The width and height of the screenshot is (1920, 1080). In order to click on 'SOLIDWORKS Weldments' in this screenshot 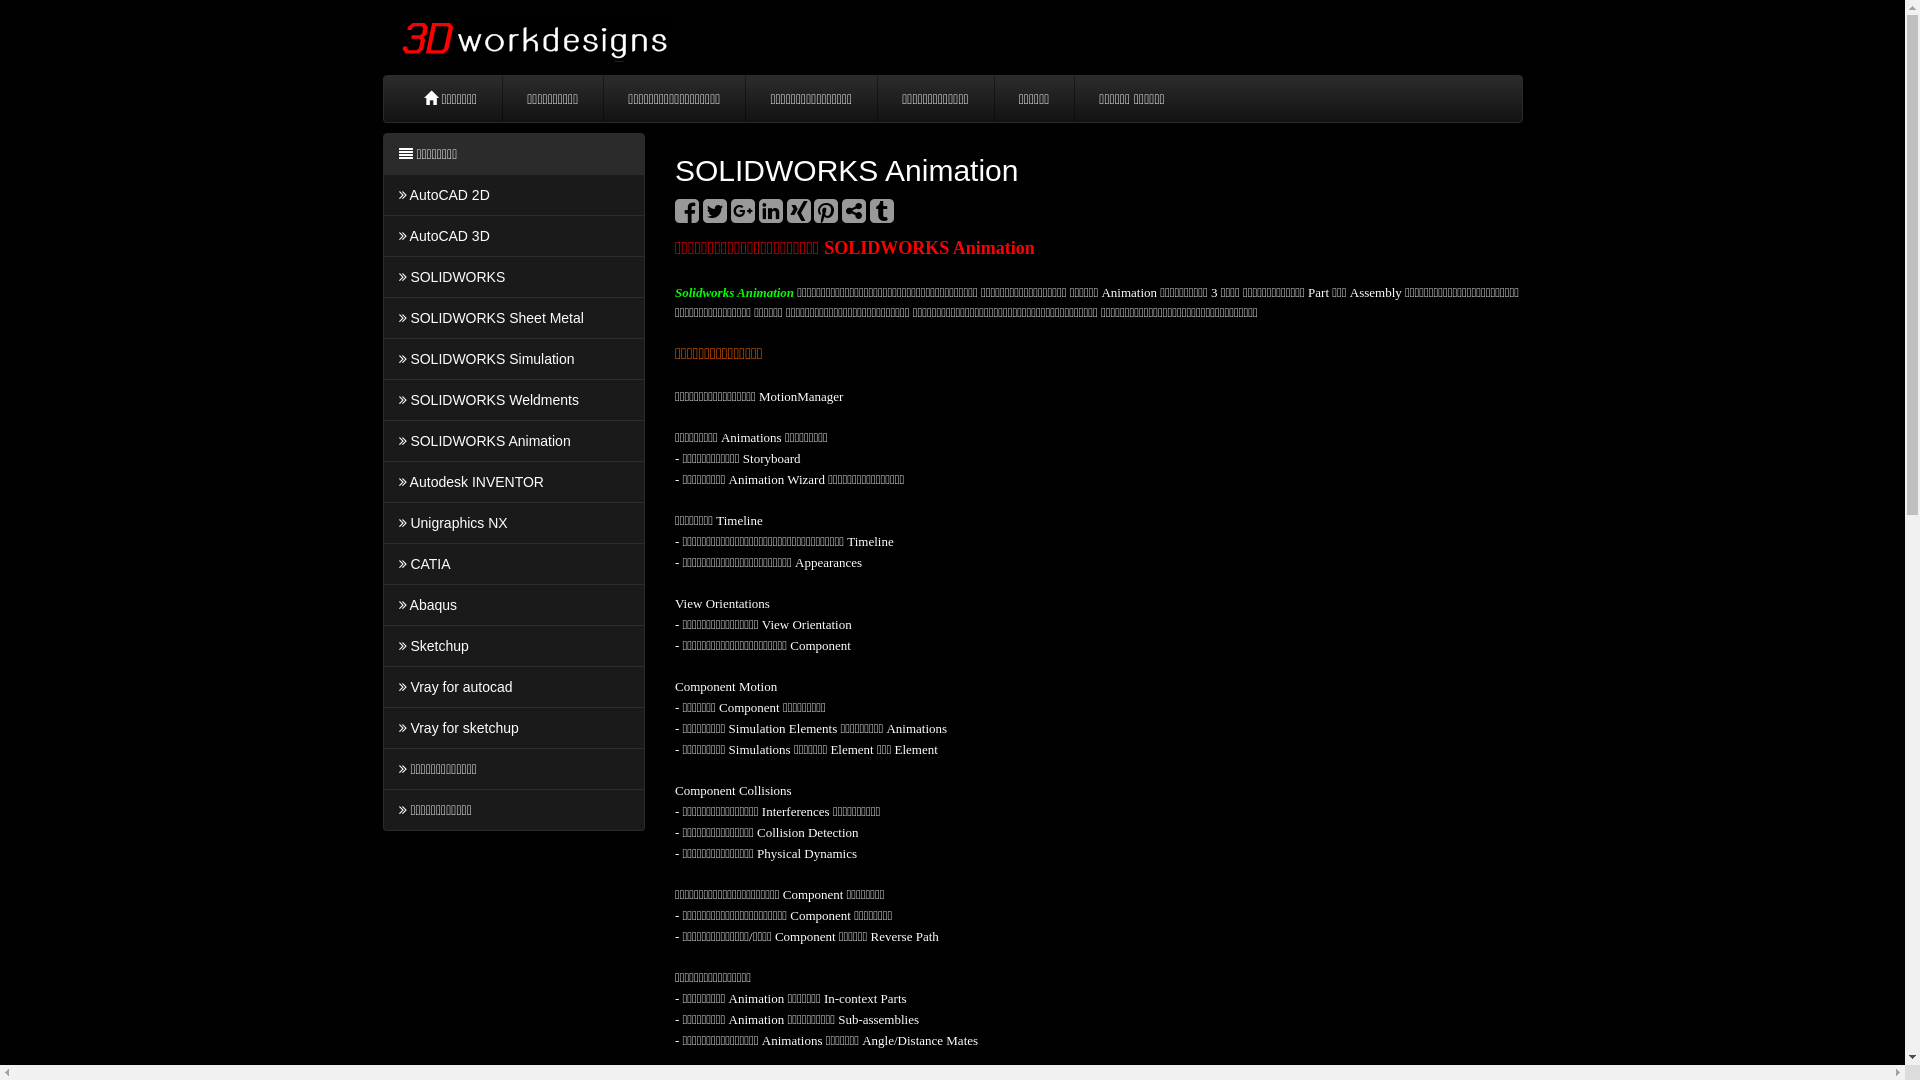, I will do `click(382, 400)`.